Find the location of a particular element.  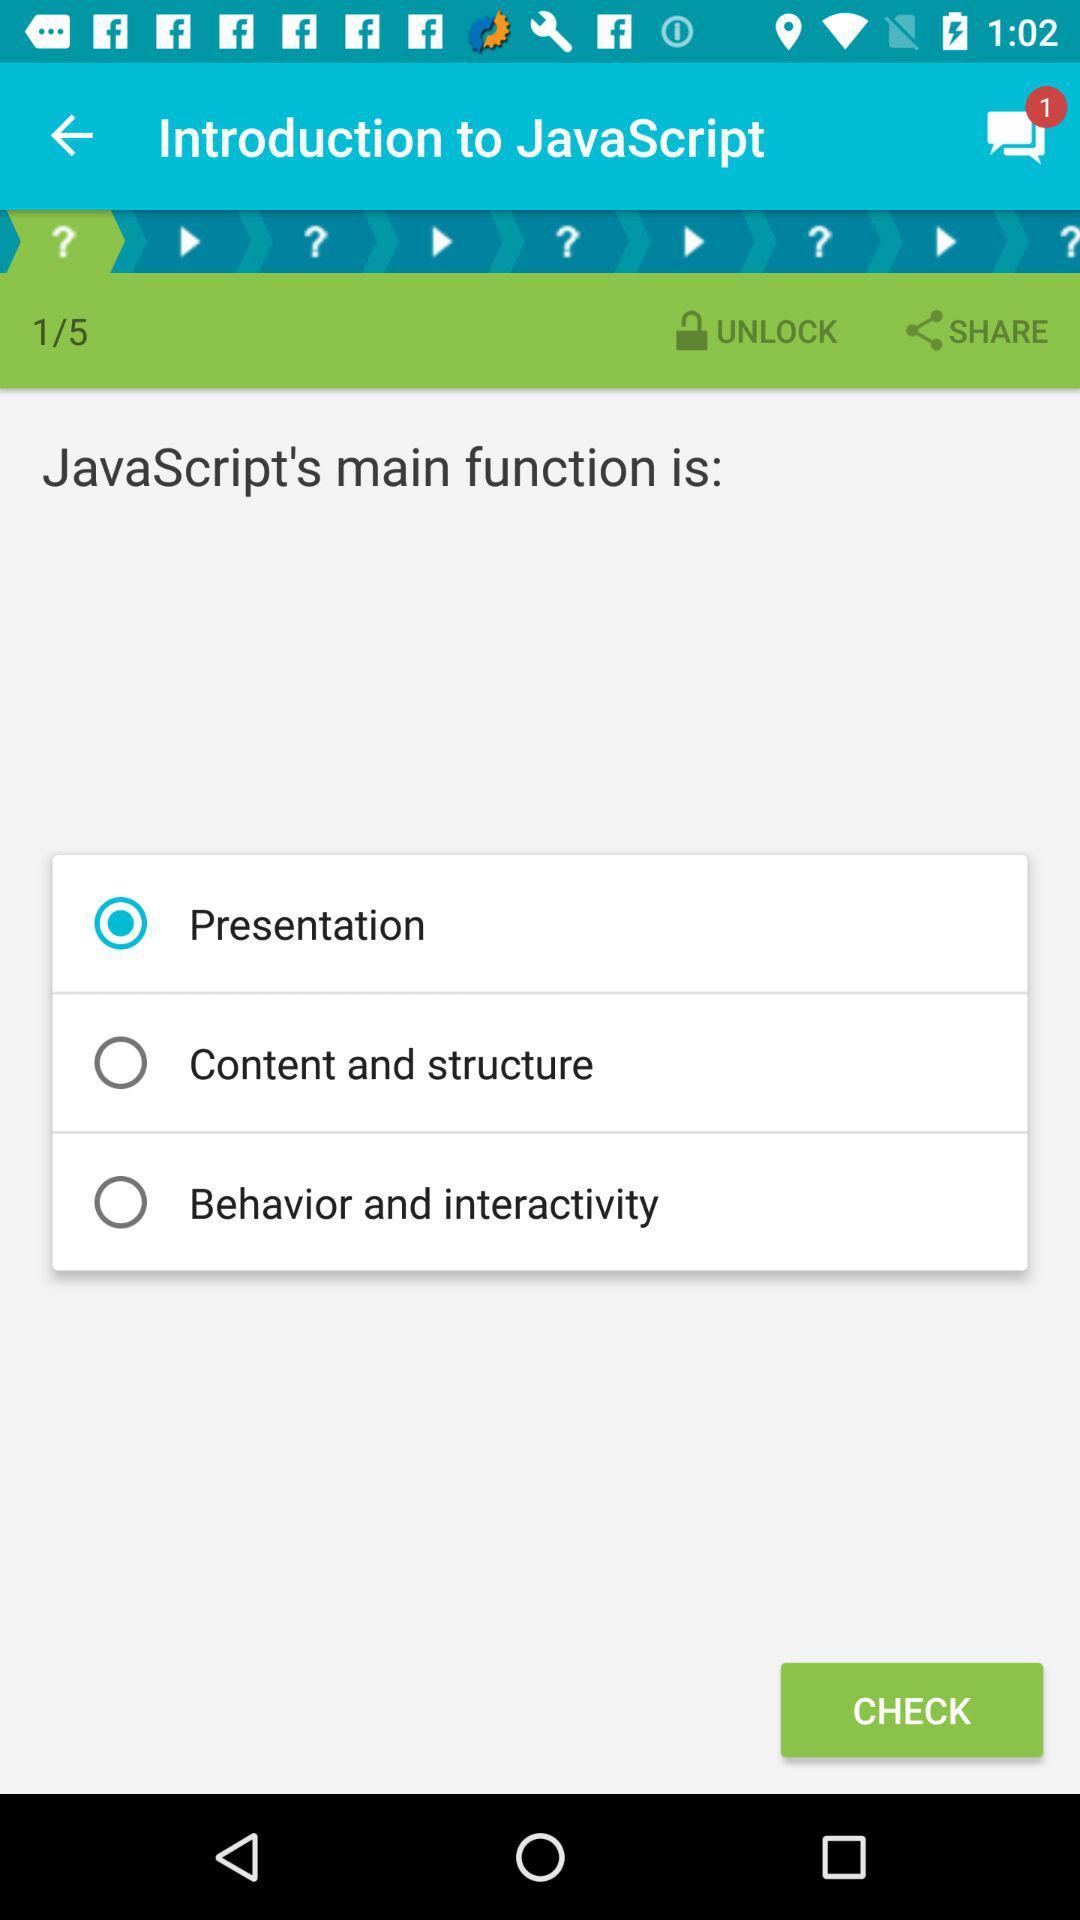

the play icon is located at coordinates (189, 240).